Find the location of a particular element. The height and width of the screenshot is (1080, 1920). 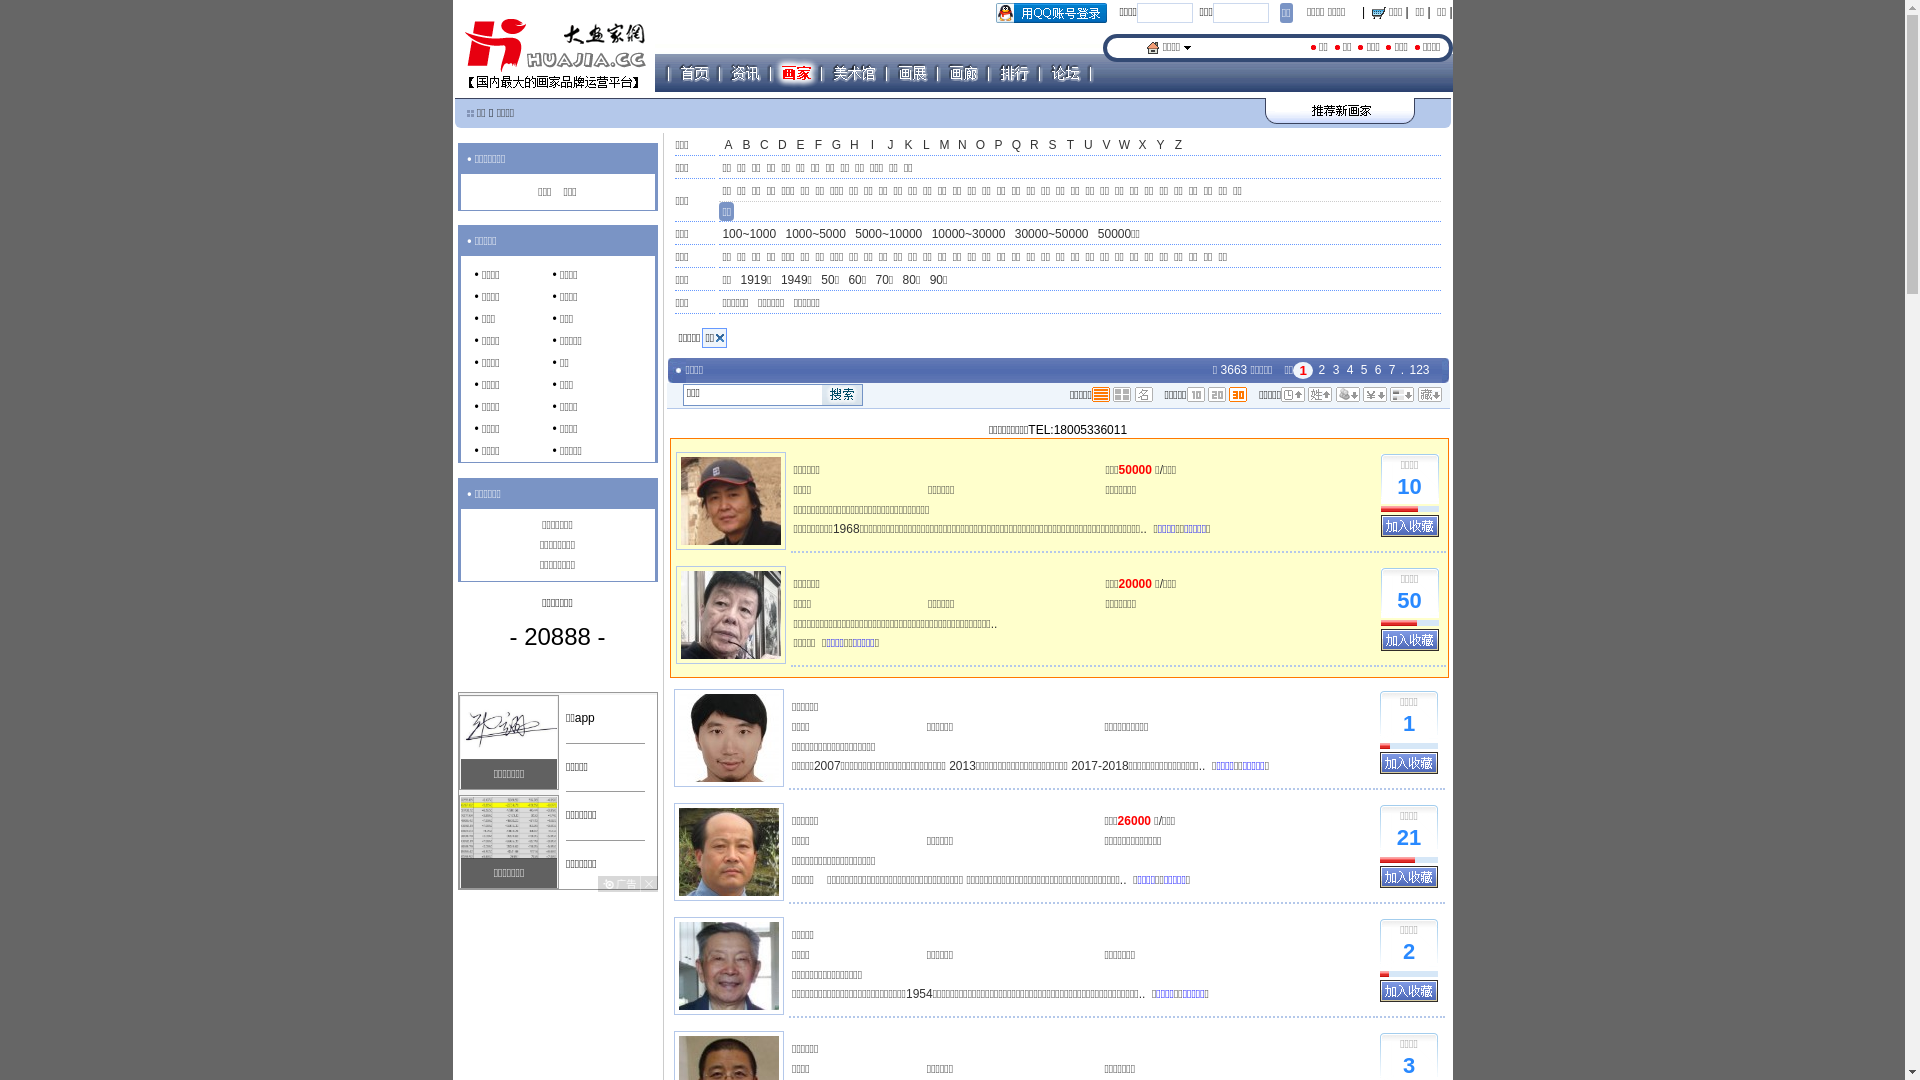

'O' is located at coordinates (979, 145).